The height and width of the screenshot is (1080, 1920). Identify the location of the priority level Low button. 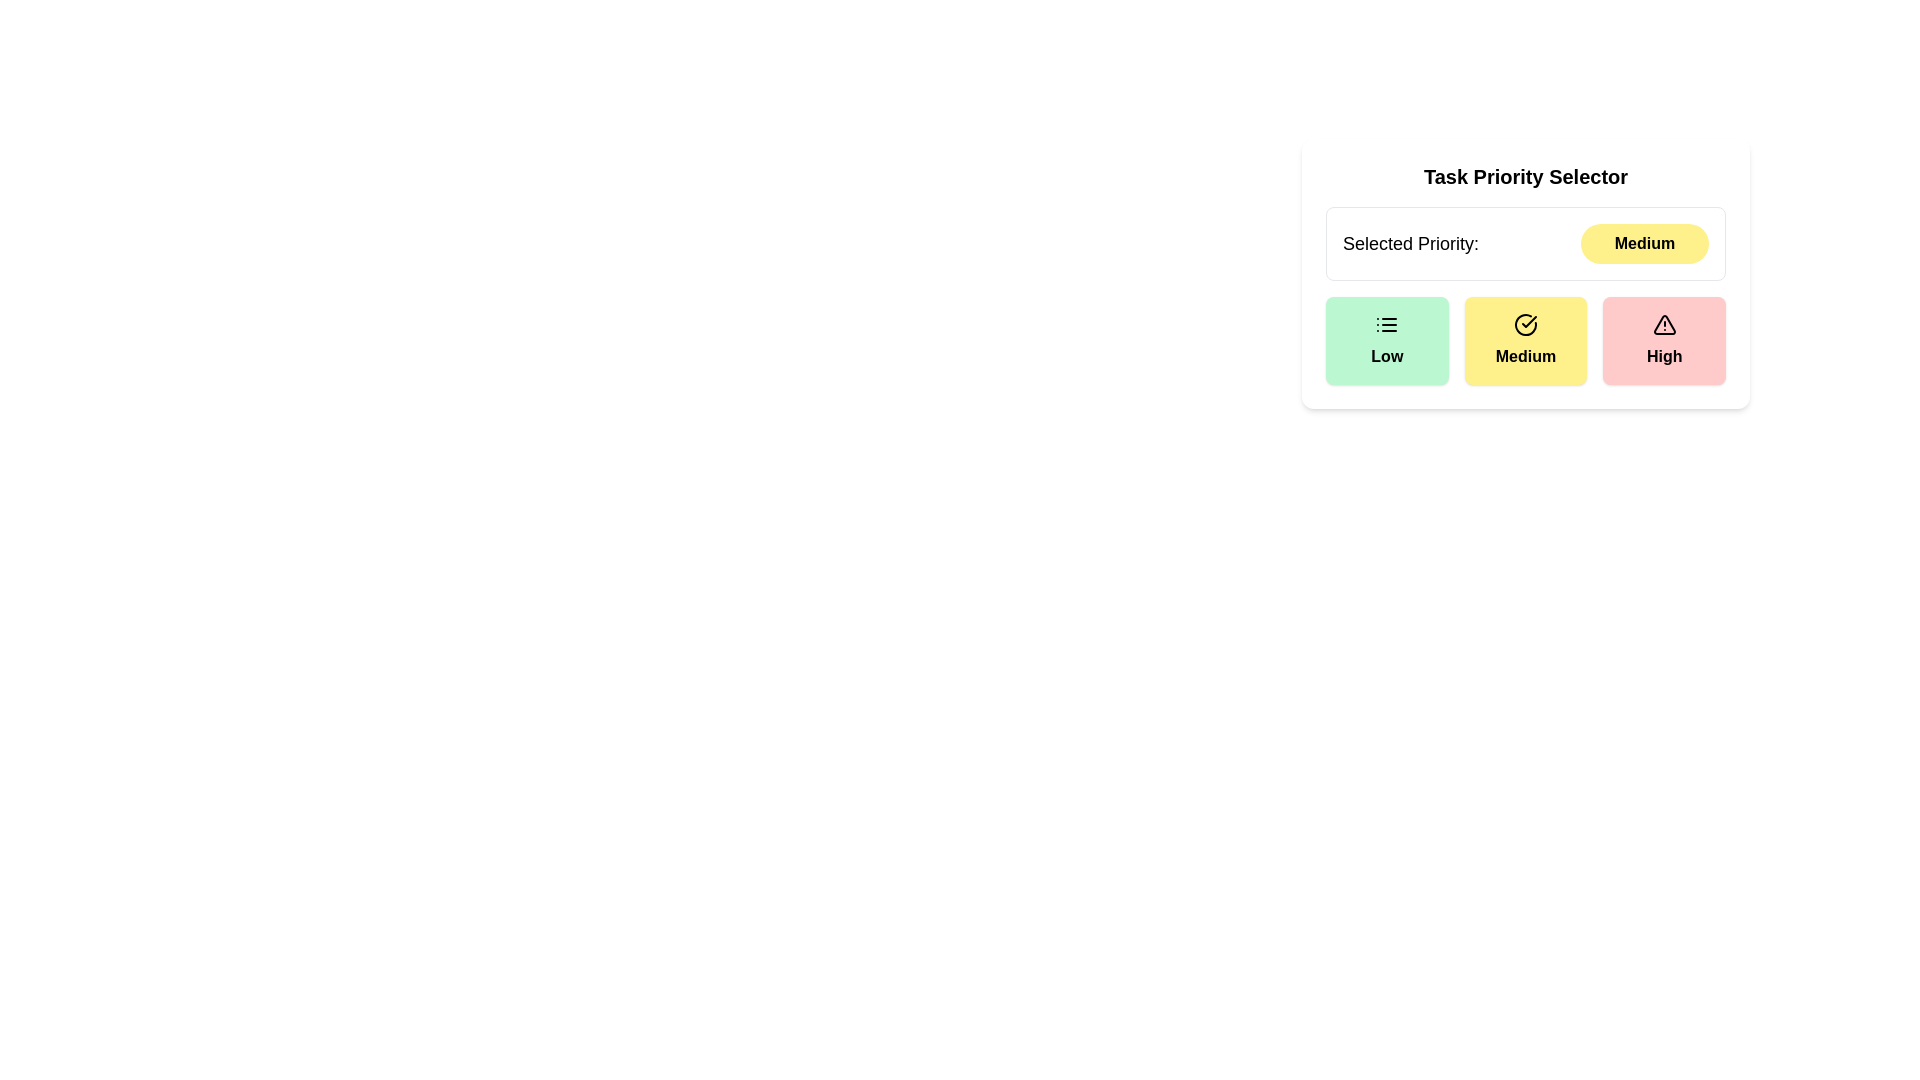
(1386, 339).